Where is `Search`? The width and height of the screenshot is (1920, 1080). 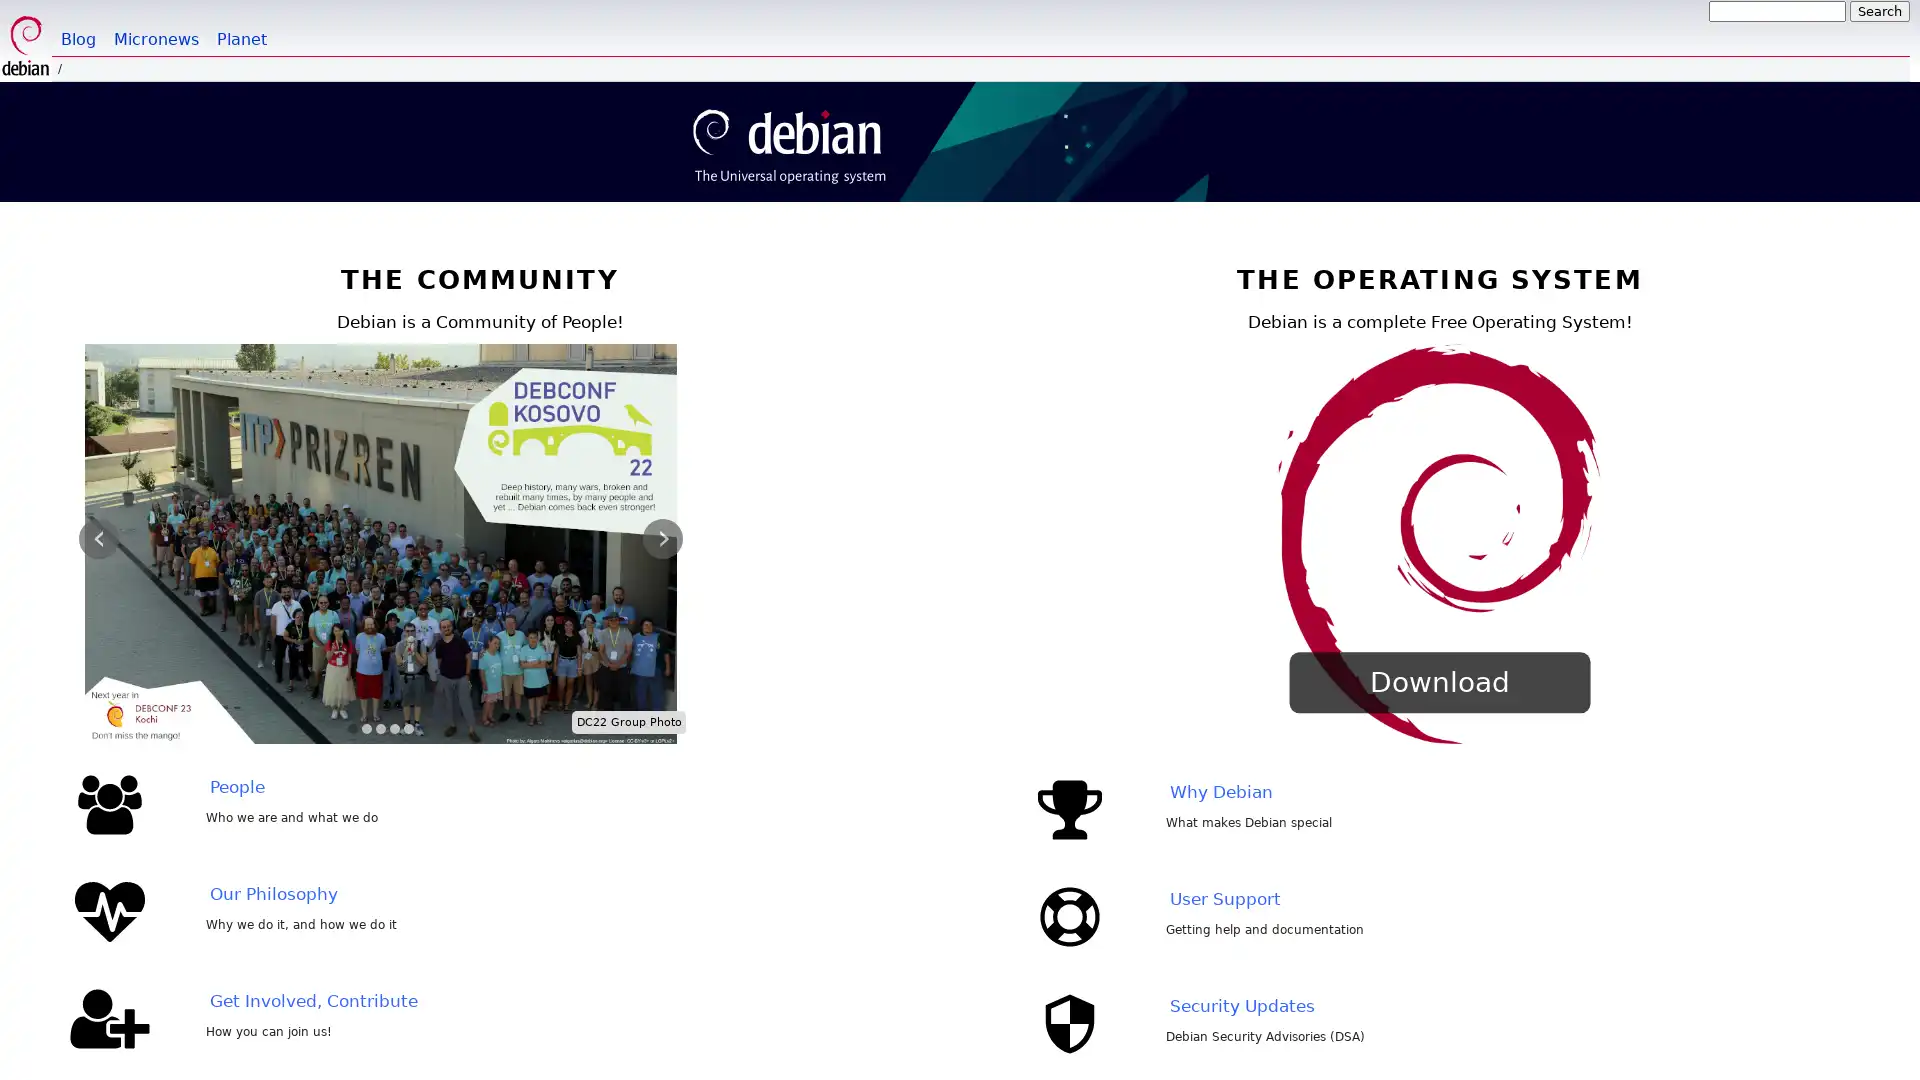 Search is located at coordinates (1879, 11).